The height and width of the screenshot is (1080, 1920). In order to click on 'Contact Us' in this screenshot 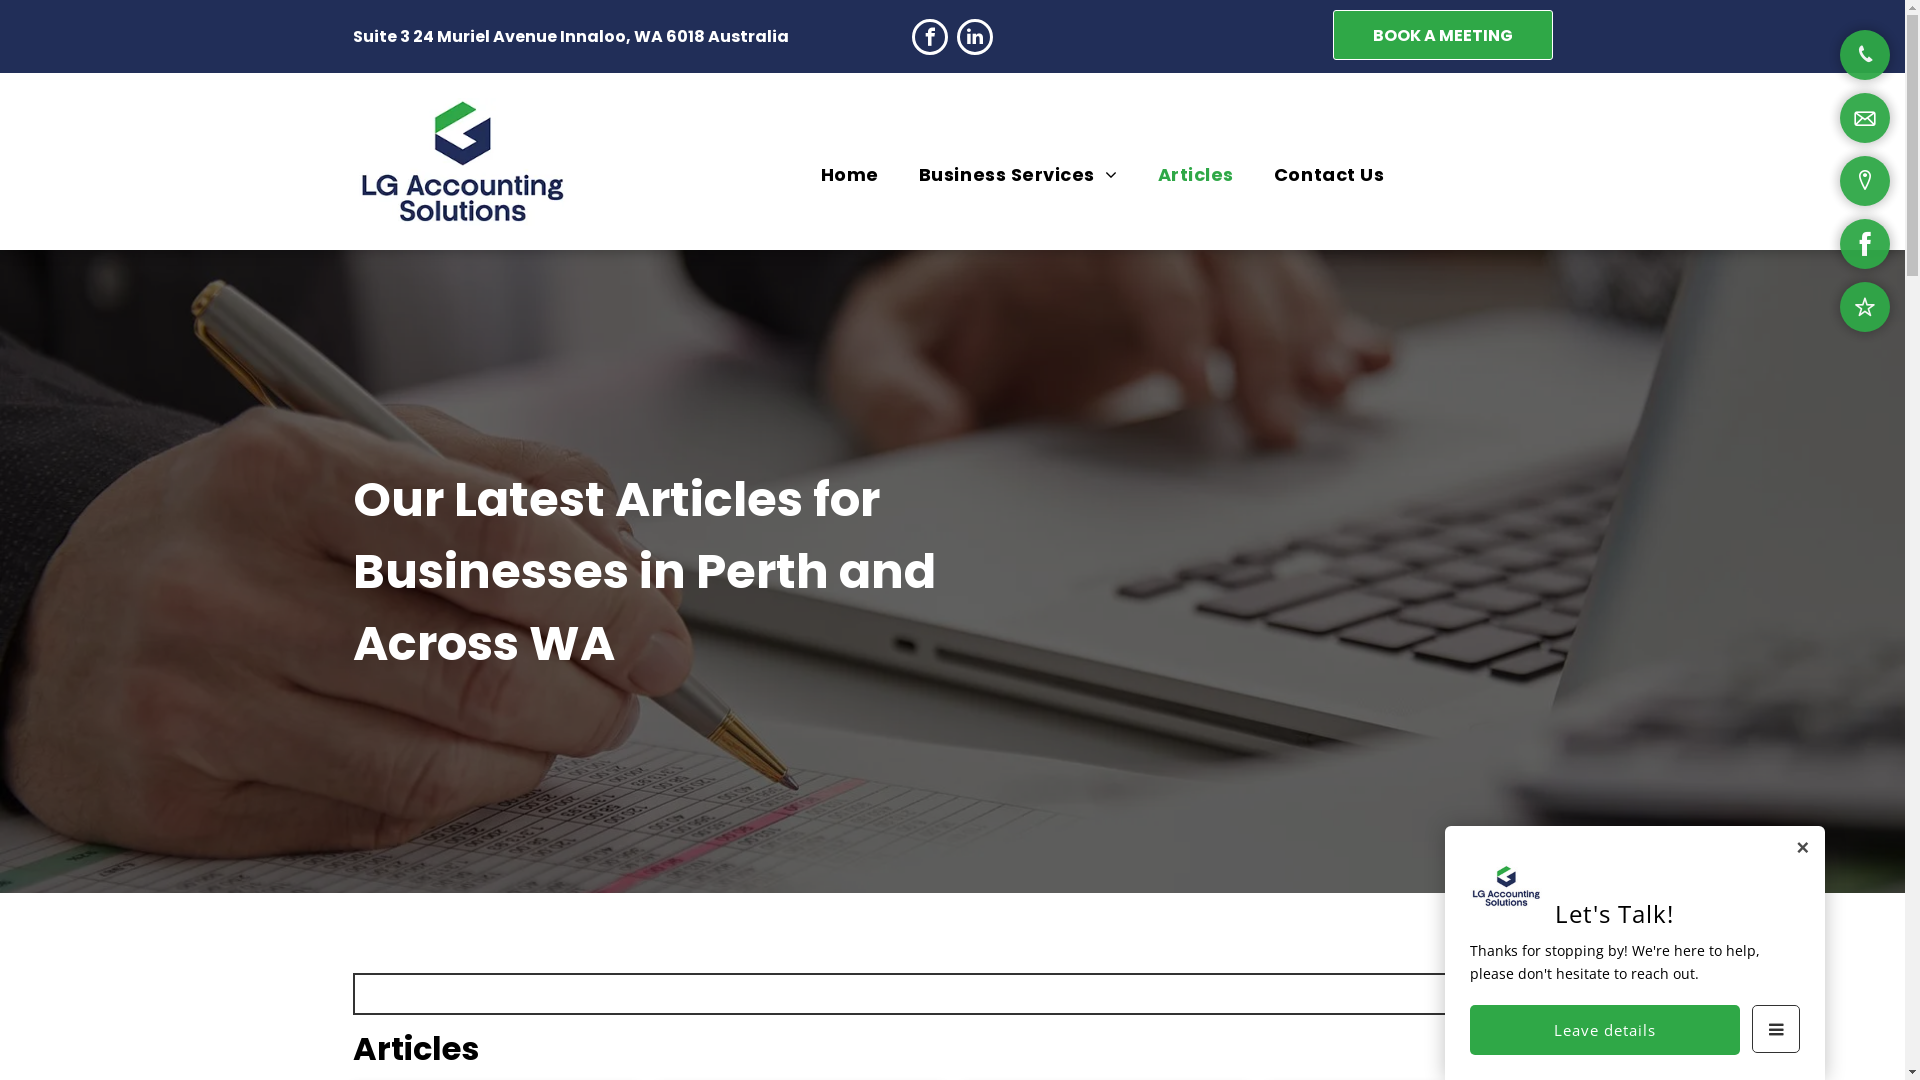, I will do `click(1329, 172)`.